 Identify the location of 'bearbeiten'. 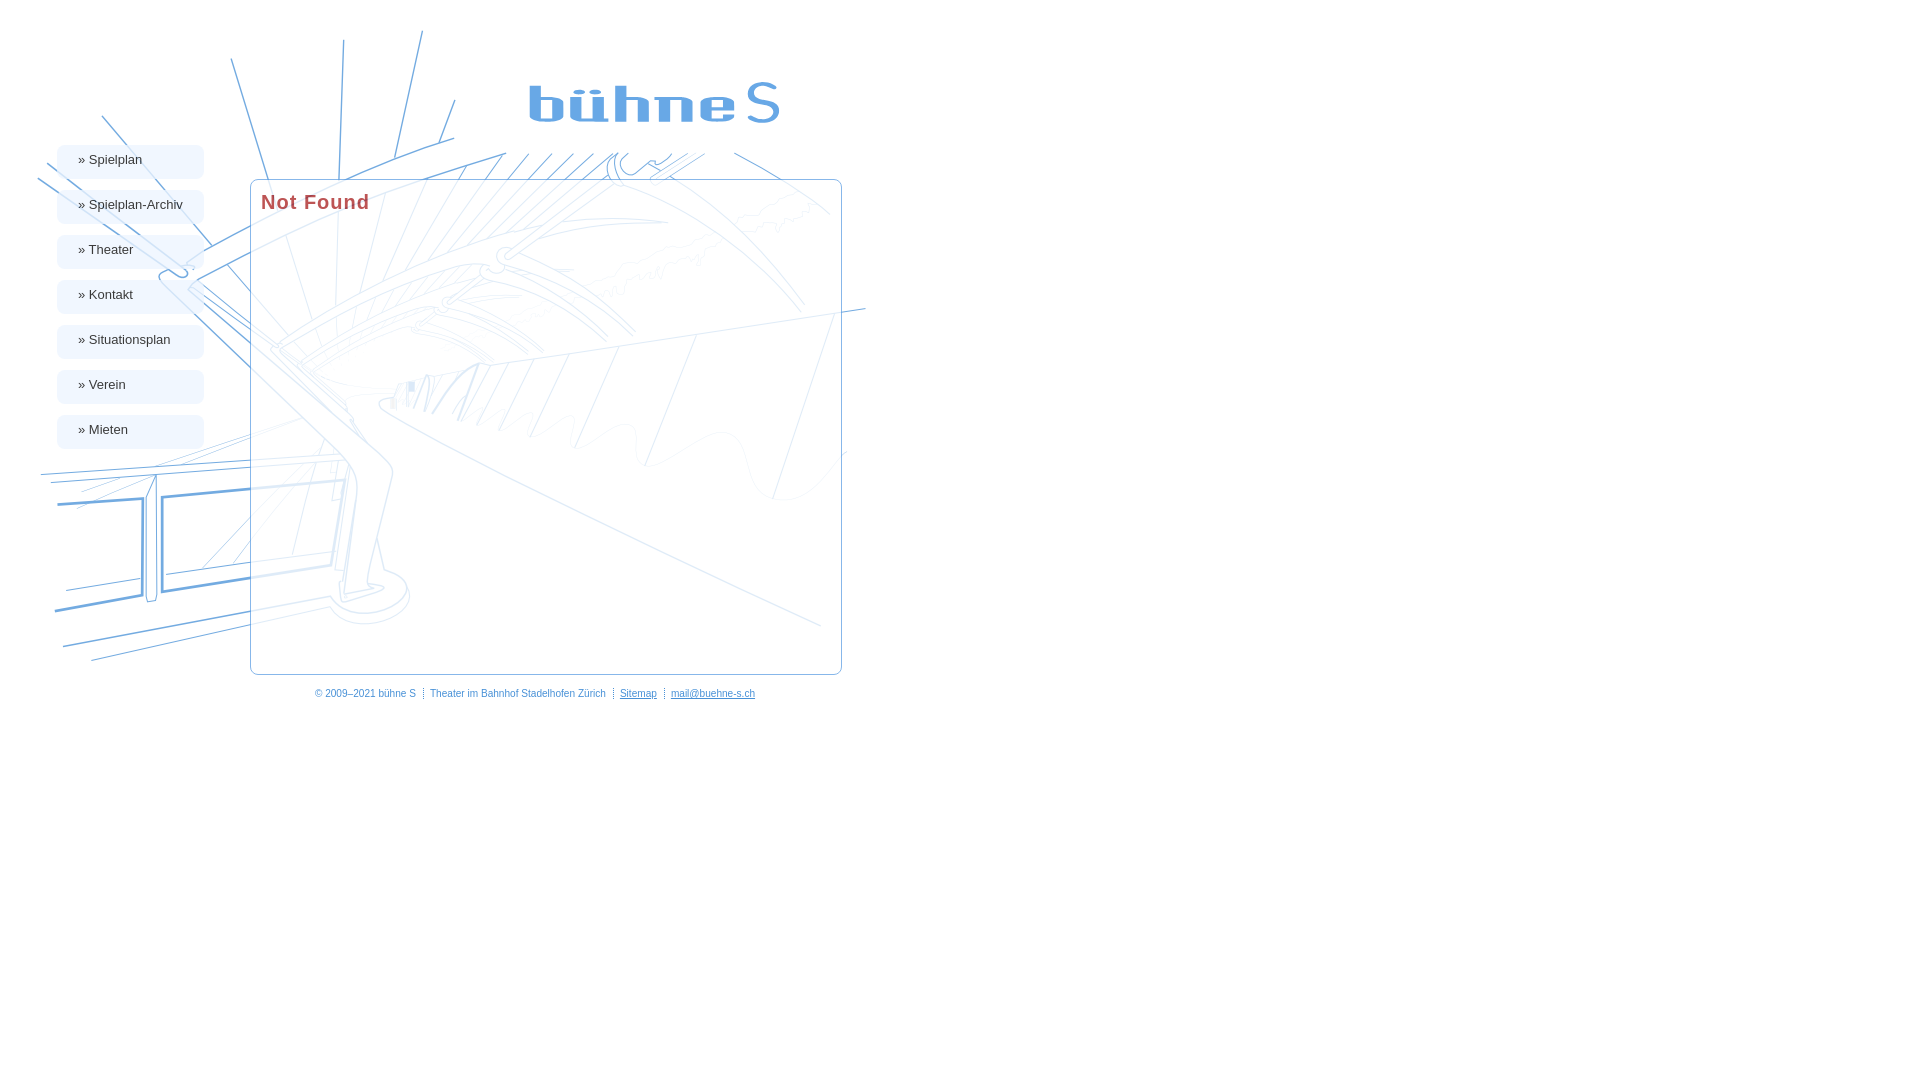
(1895, 1068).